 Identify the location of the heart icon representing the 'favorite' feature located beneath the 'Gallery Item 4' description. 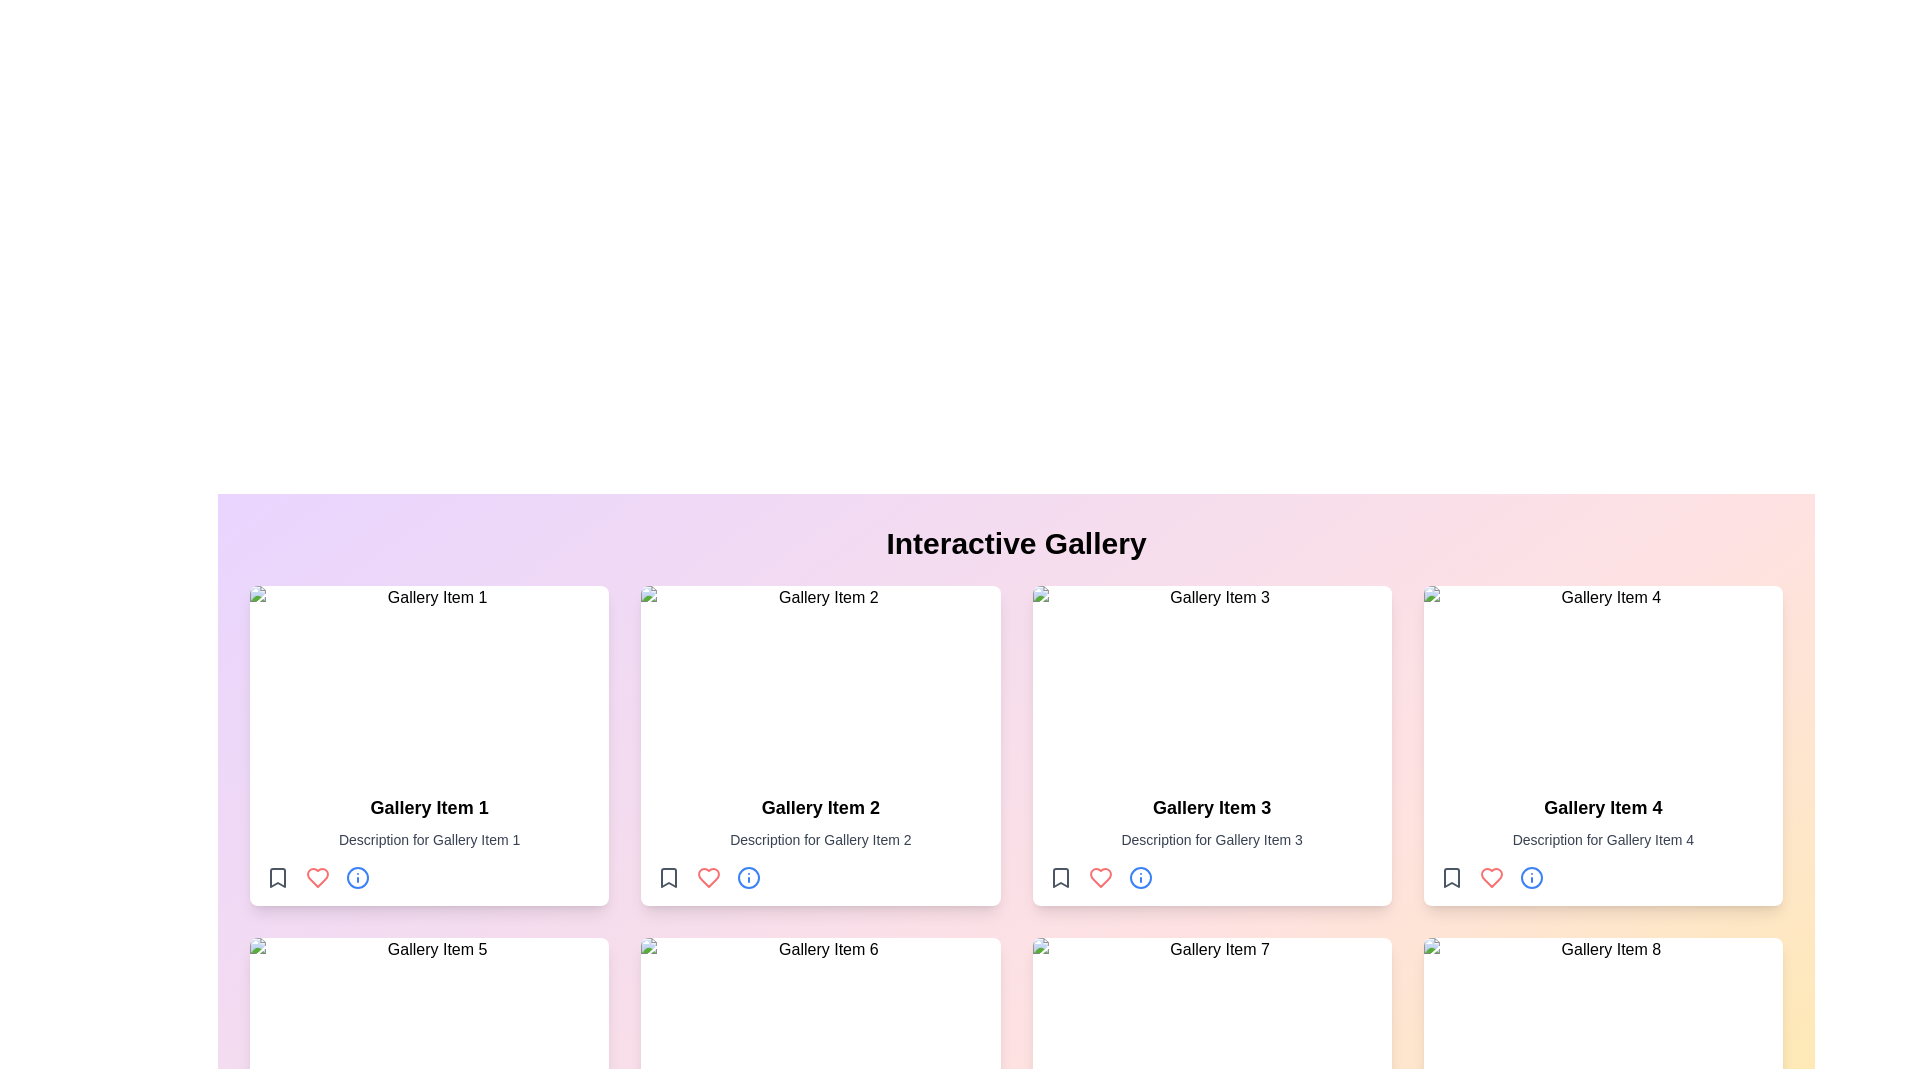
(709, 877).